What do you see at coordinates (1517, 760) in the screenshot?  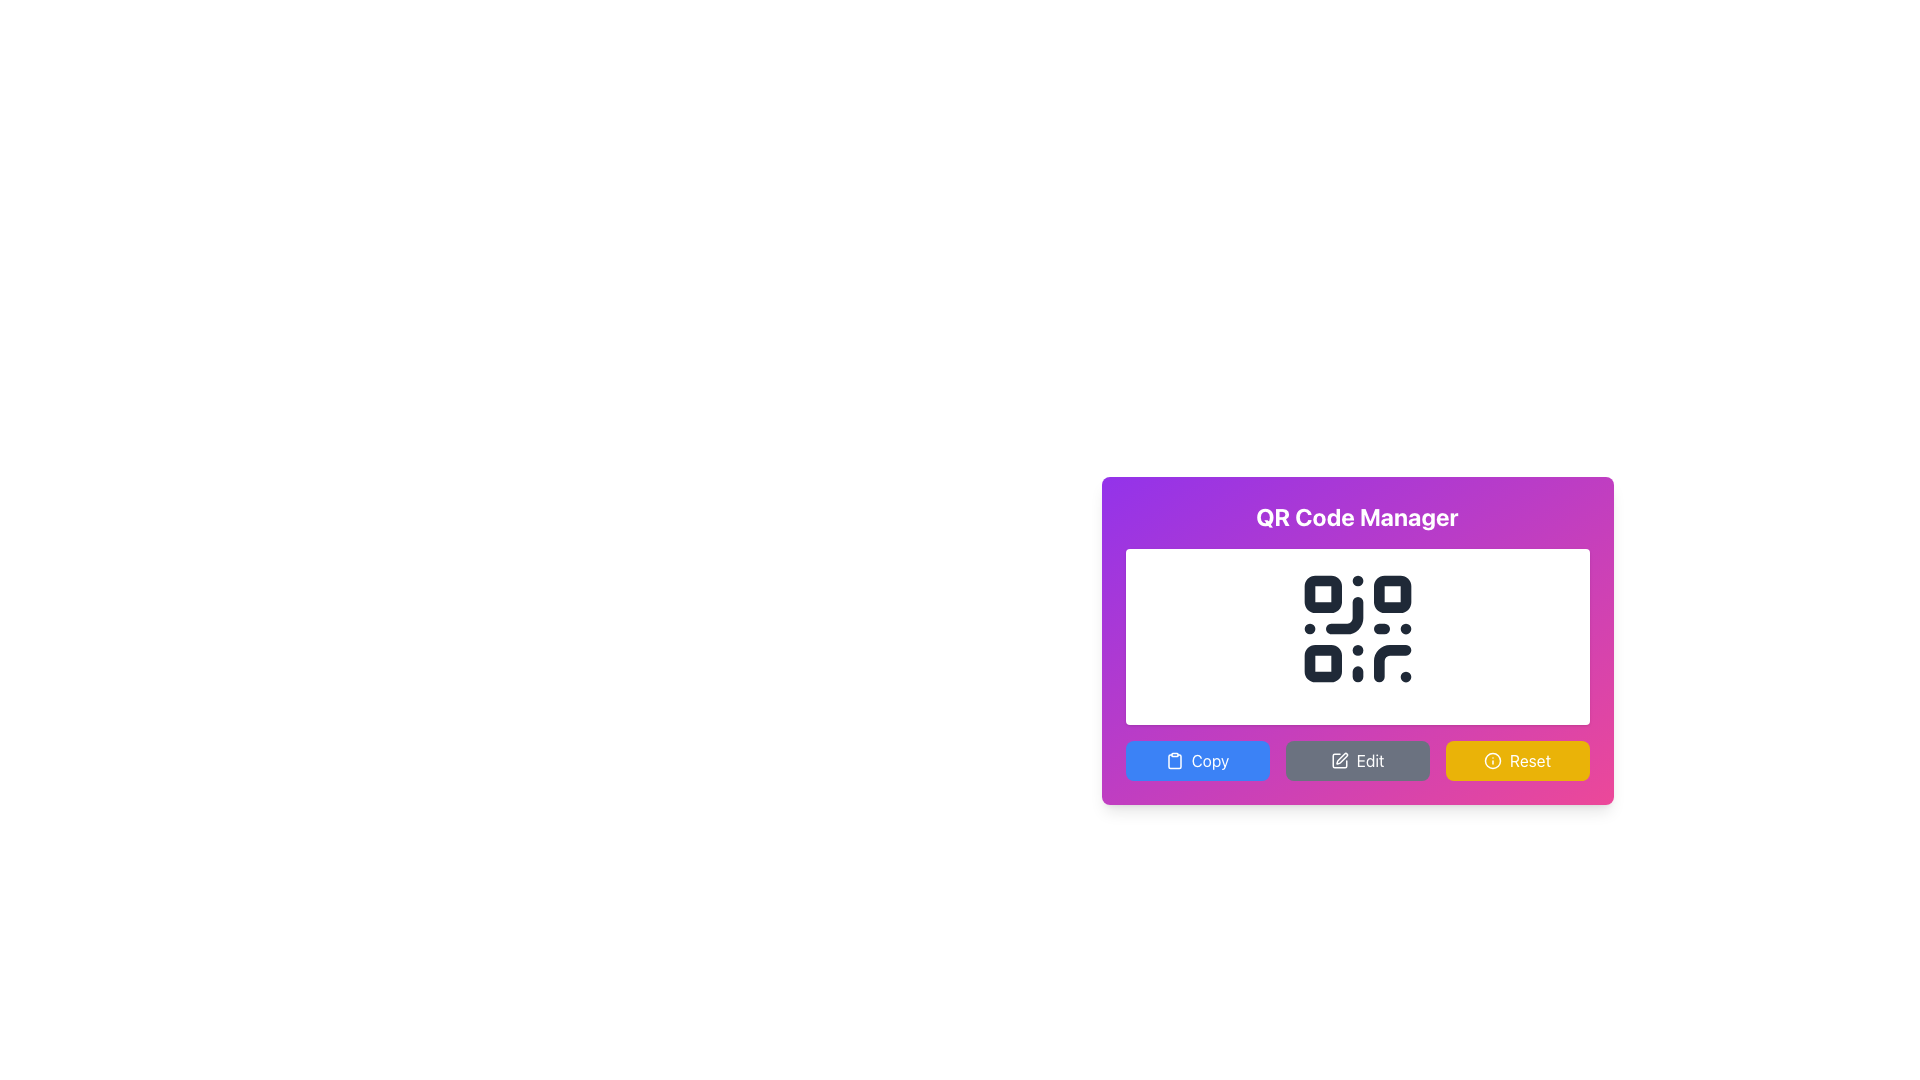 I see `the 'Reset' button, which is the third button from the left, styled in bright yellow with rounded corners and an information icon to the left of the text` at bounding box center [1517, 760].